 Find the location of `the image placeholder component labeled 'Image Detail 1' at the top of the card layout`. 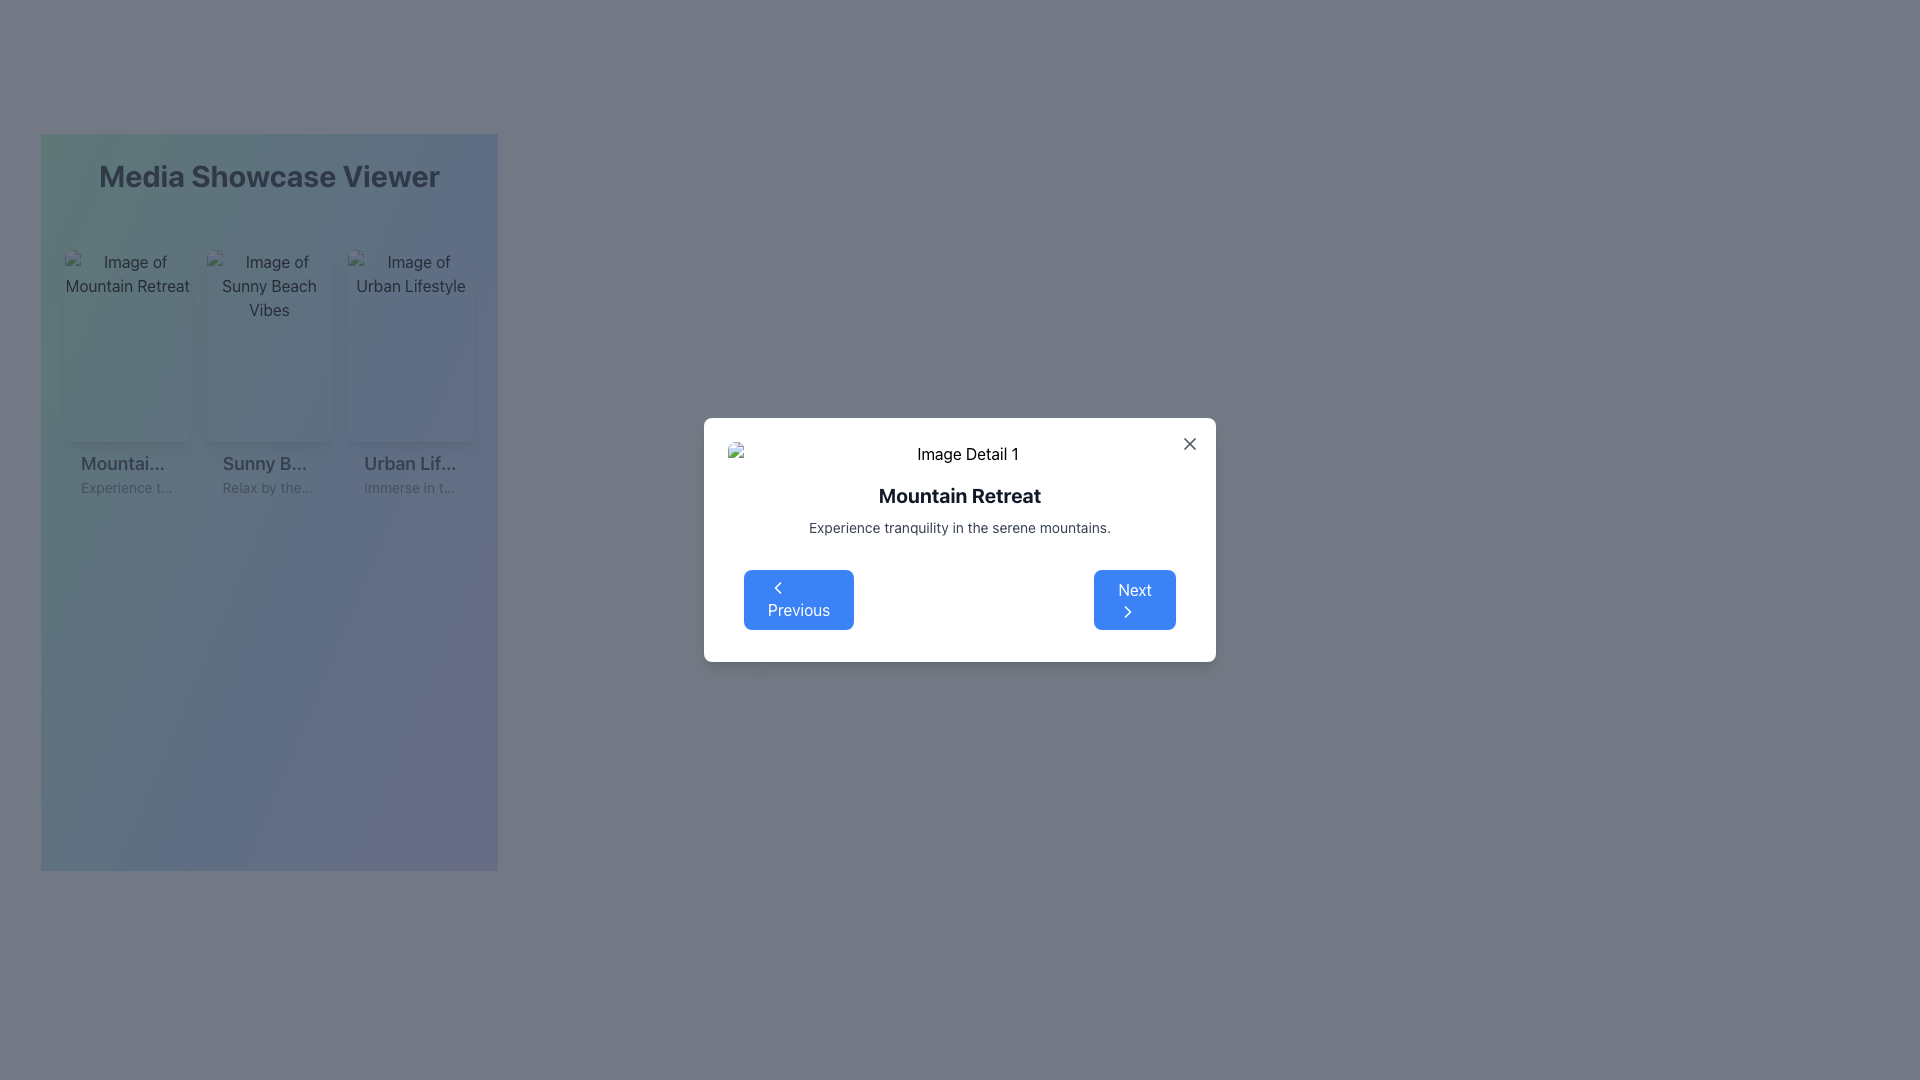

the image placeholder component labeled 'Image Detail 1' at the top of the card layout is located at coordinates (960, 454).